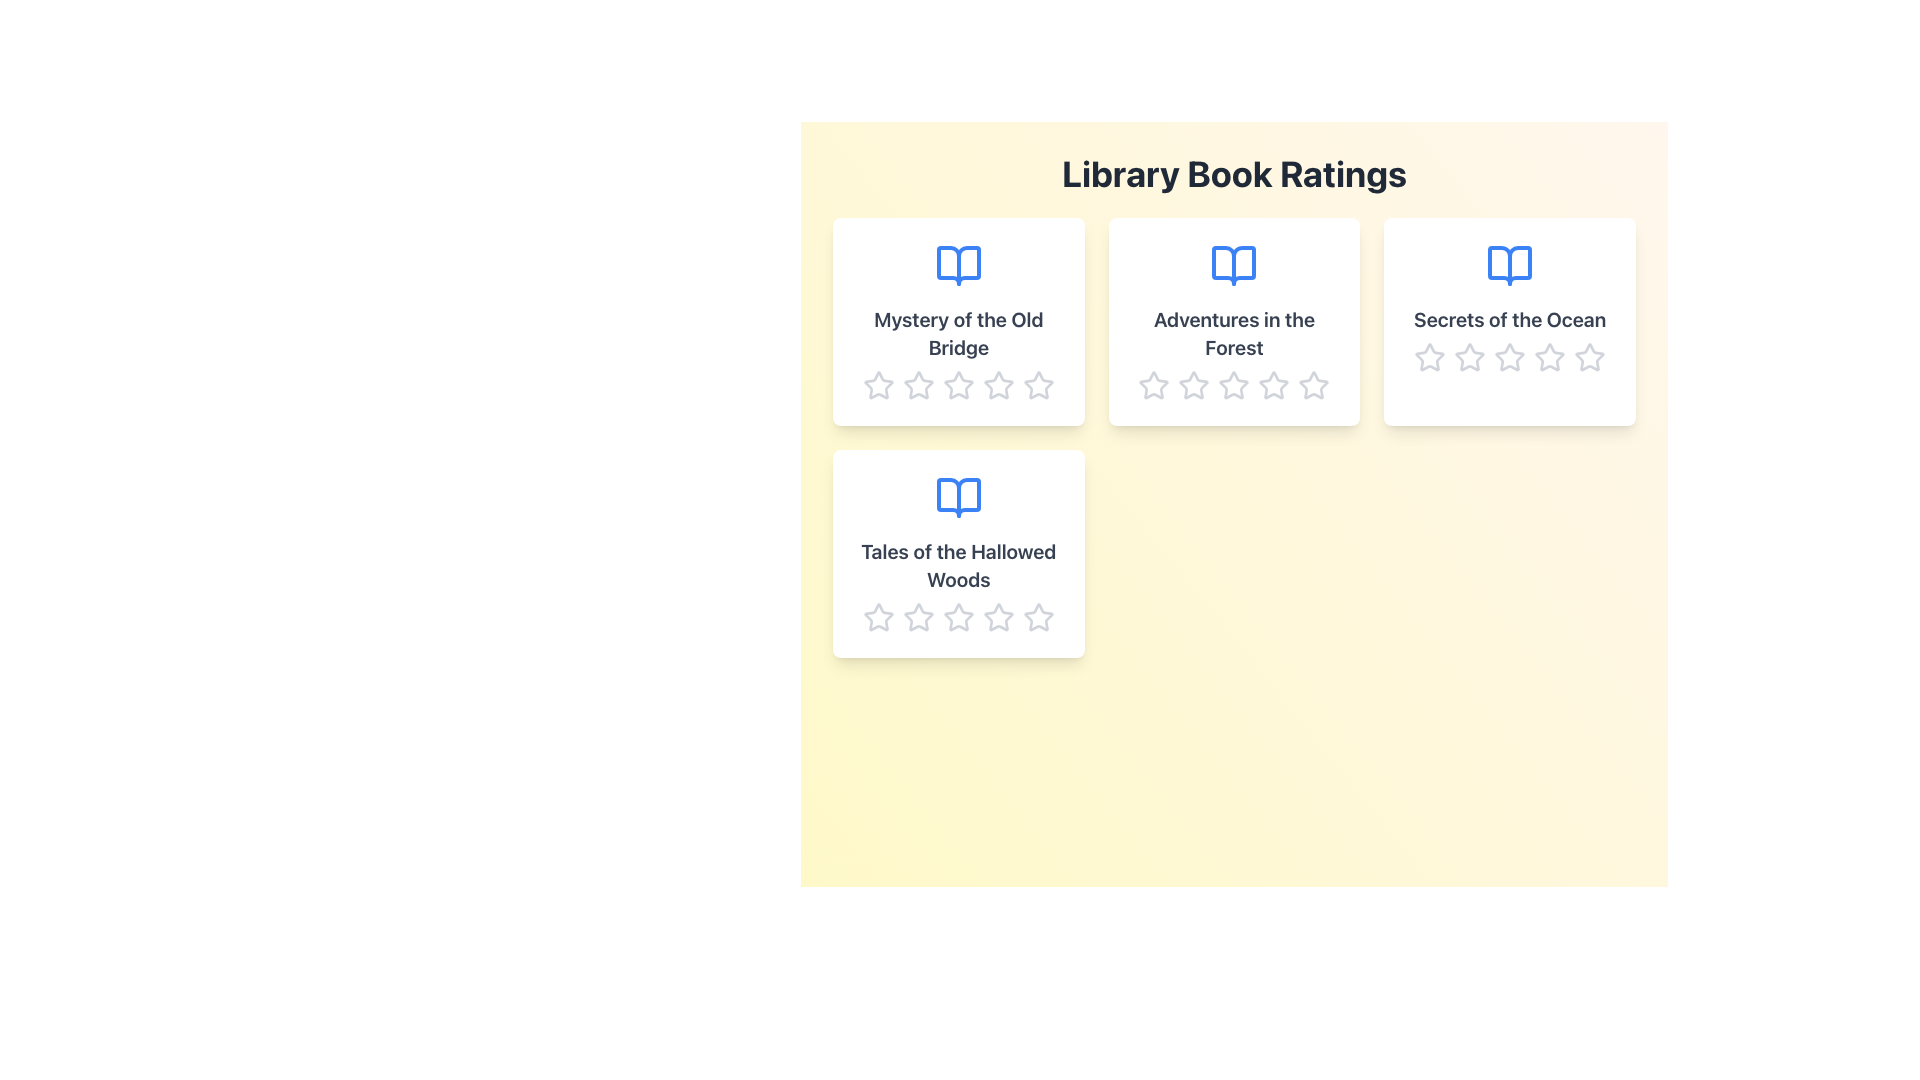 This screenshot has width=1920, height=1080. I want to click on the fifth star icon in the rating system for the book 'Tales of the Hallowed Woods', so click(1038, 616).